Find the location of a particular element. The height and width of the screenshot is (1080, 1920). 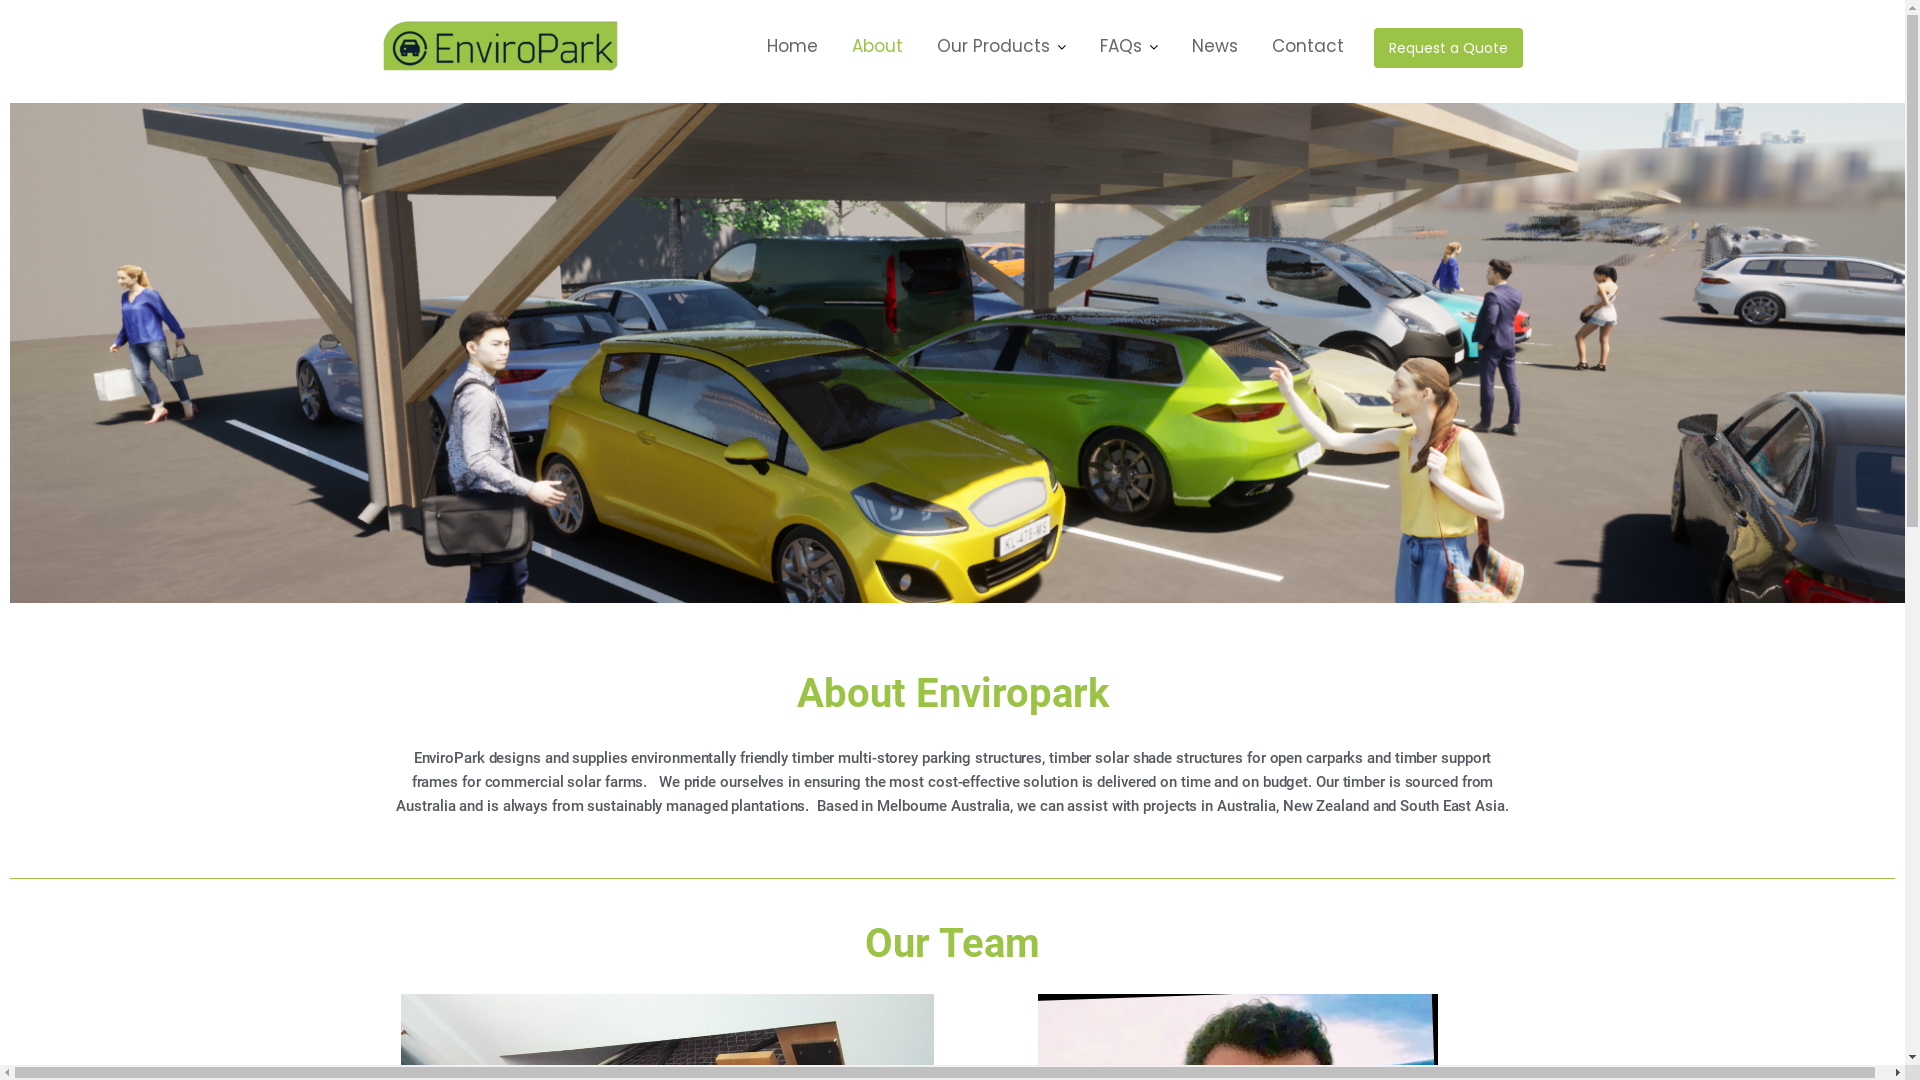

'News' is located at coordinates (1213, 45).